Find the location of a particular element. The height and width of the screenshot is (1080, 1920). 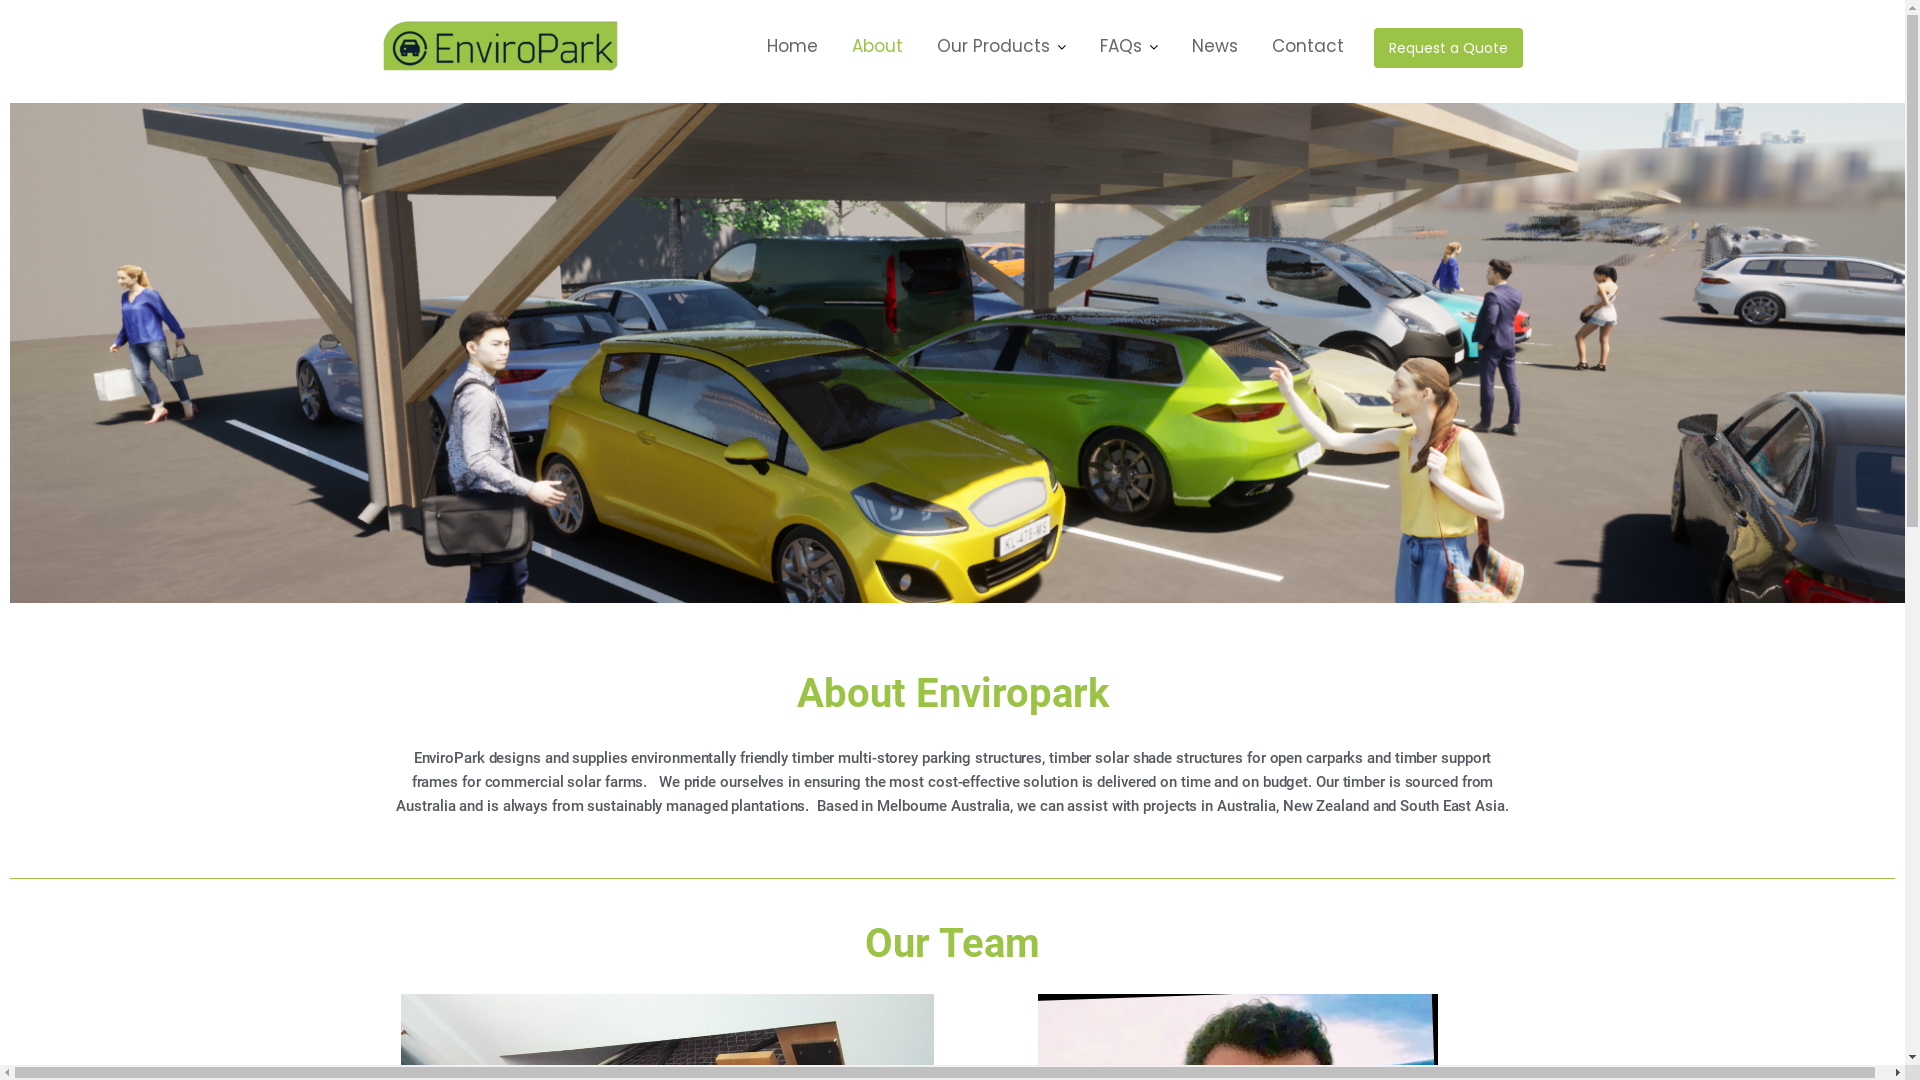

'News' is located at coordinates (1213, 45).